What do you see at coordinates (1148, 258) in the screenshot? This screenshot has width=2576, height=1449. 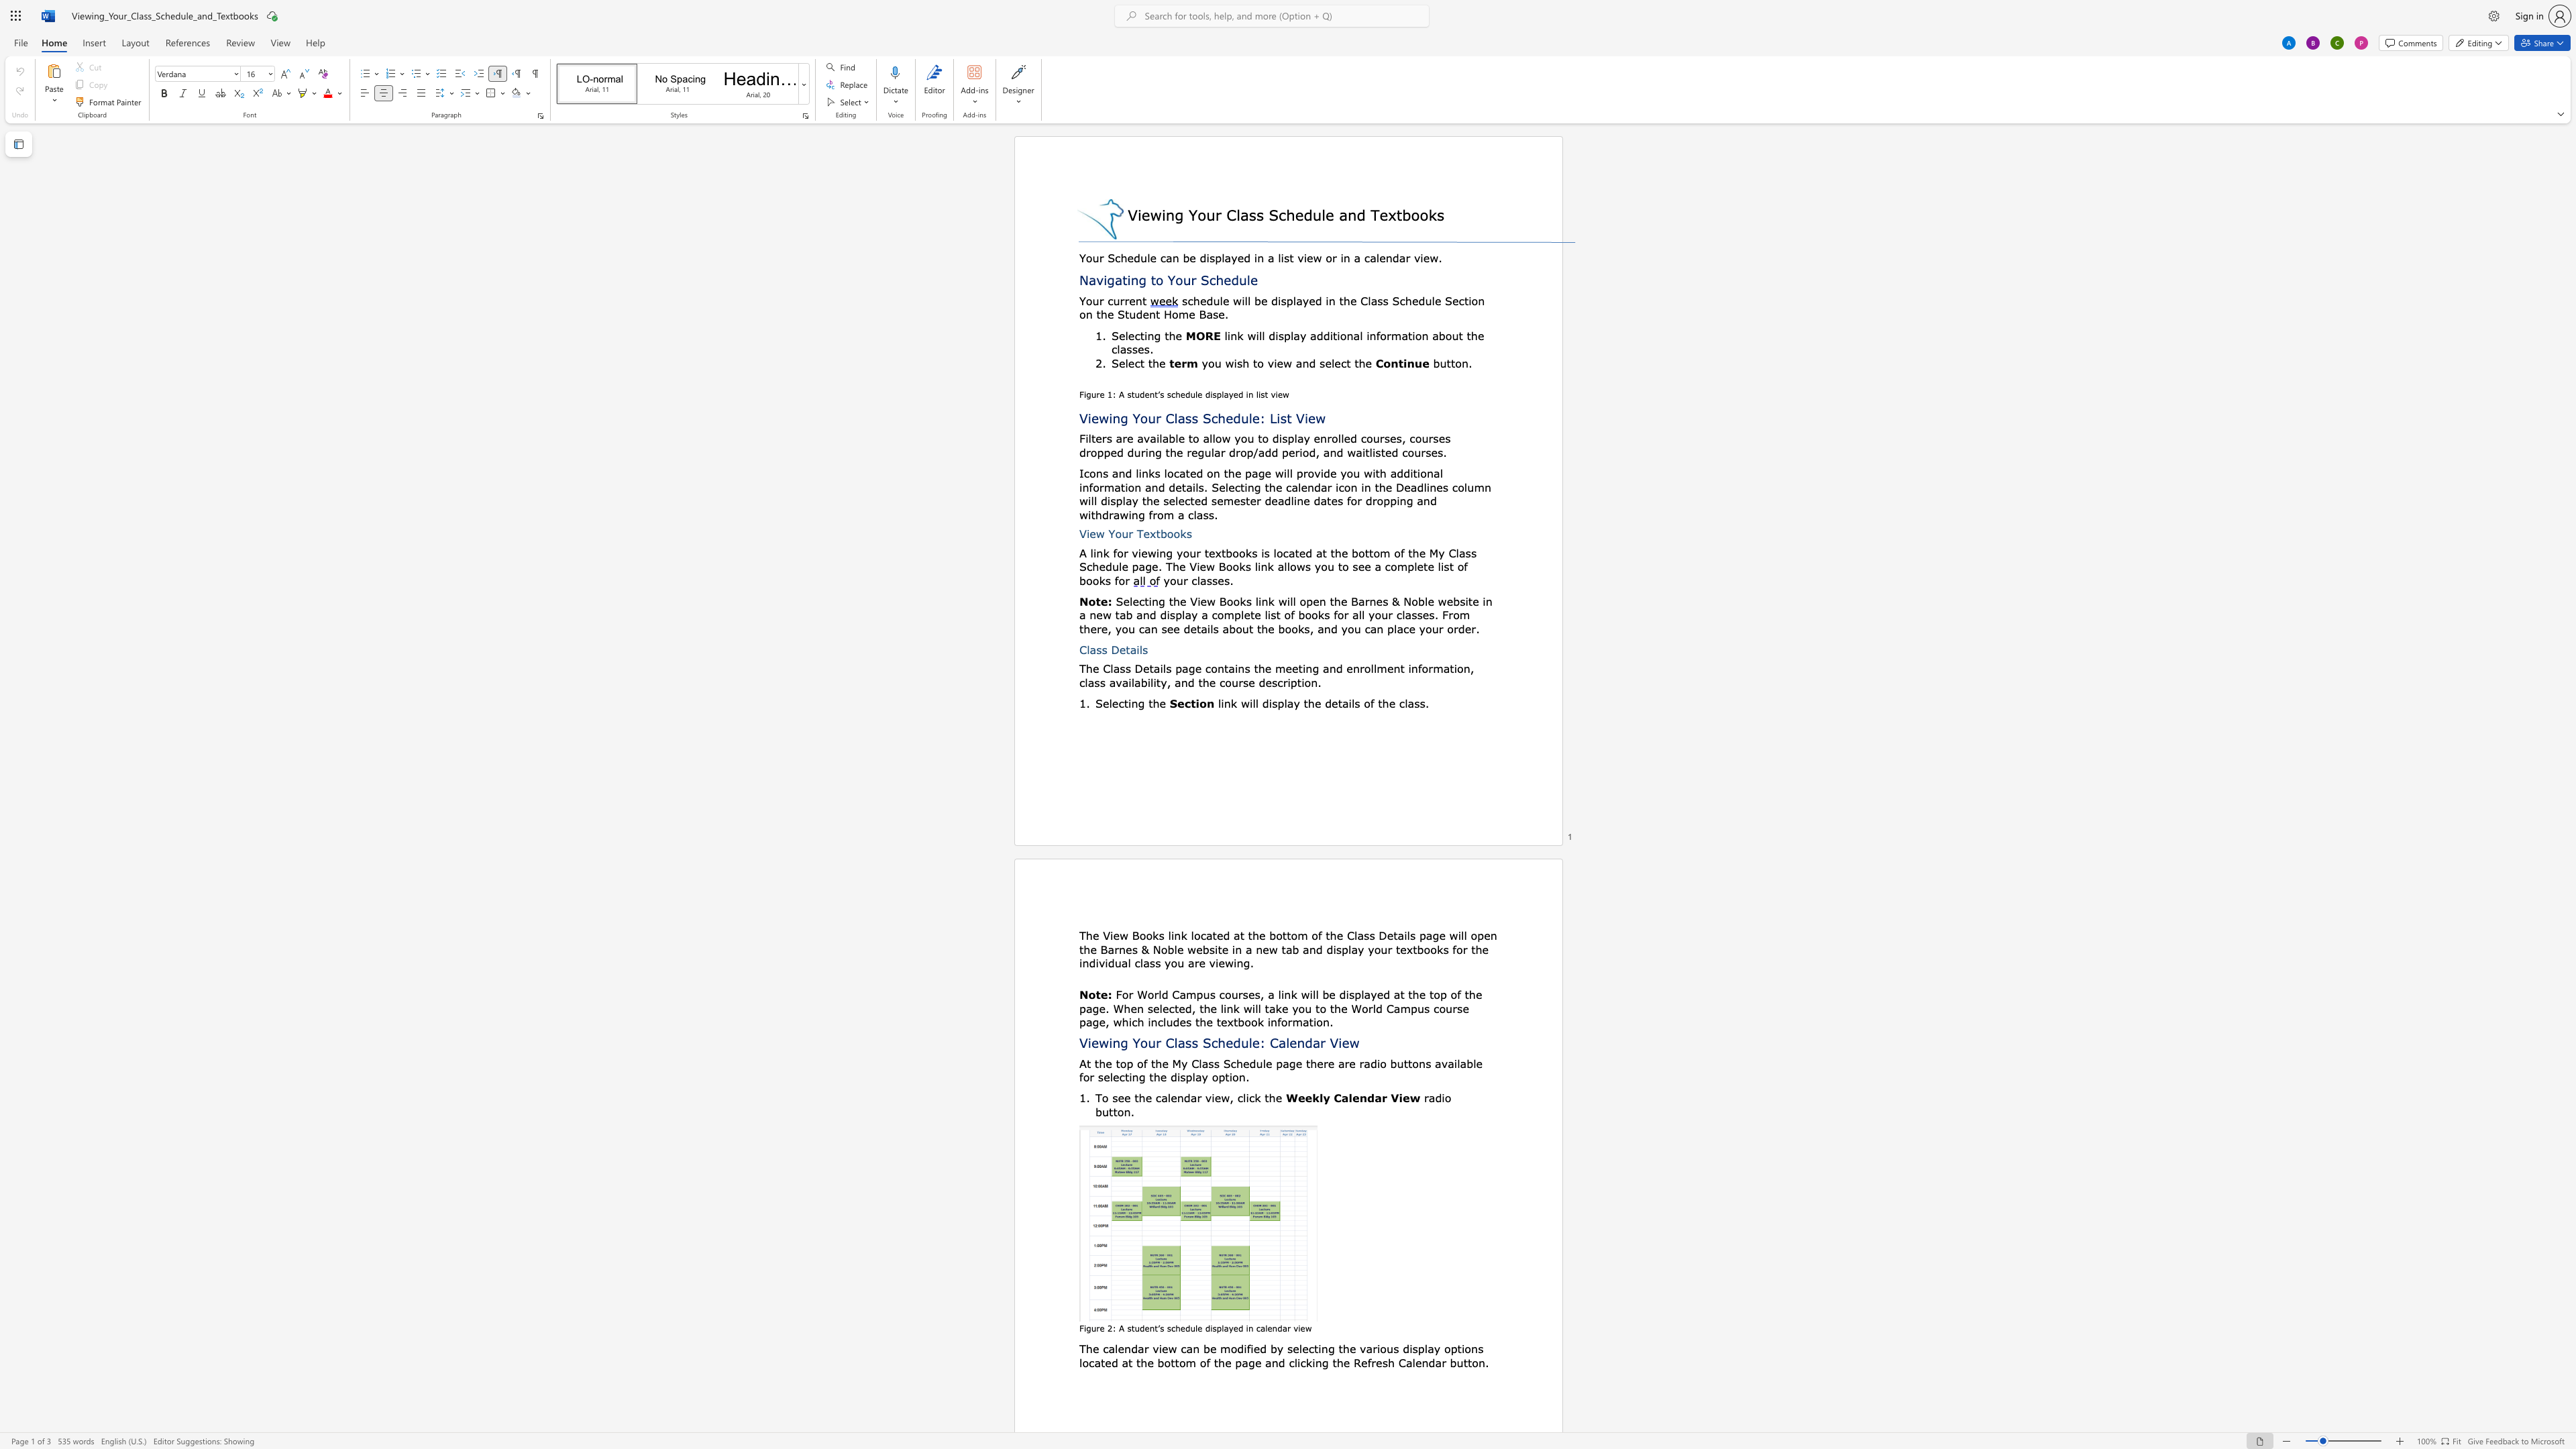 I see `the 1th character "l" in the text` at bounding box center [1148, 258].